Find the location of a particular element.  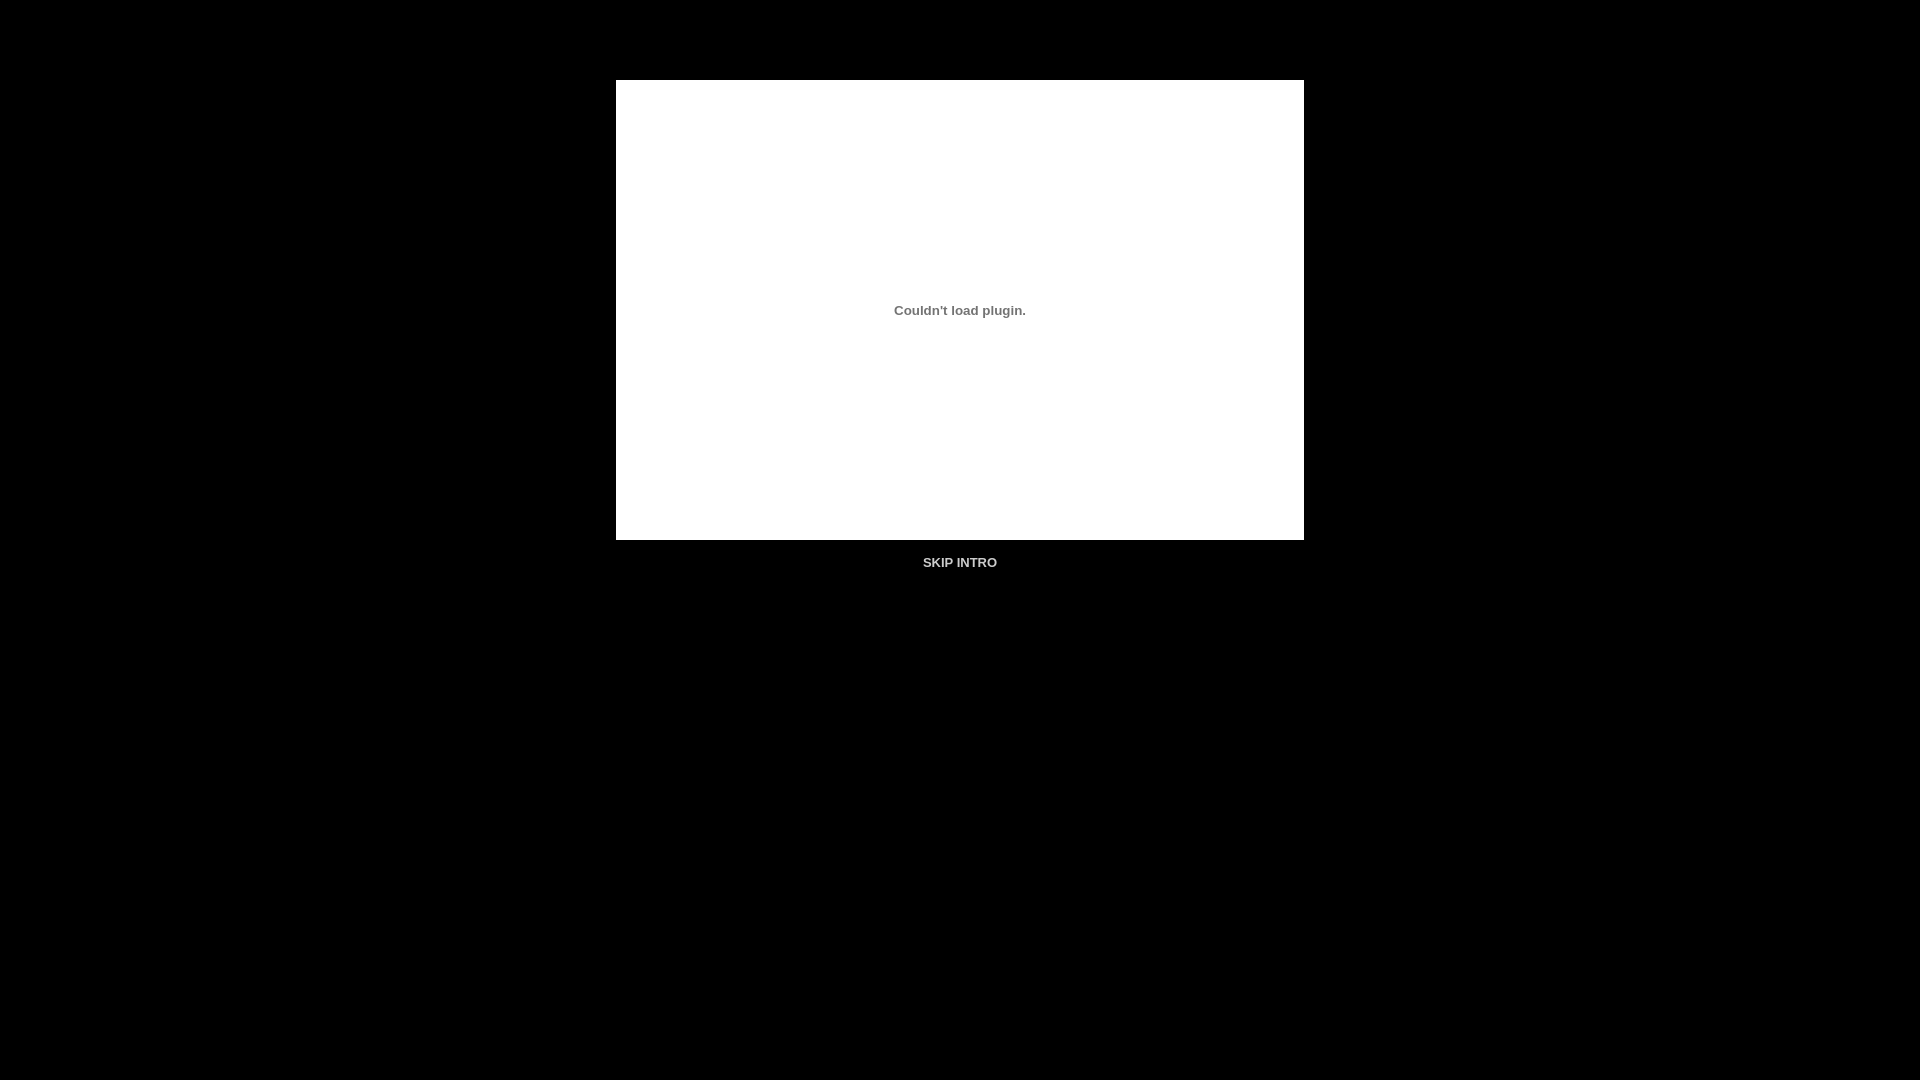

'SKIP INTRO' is located at coordinates (960, 562).